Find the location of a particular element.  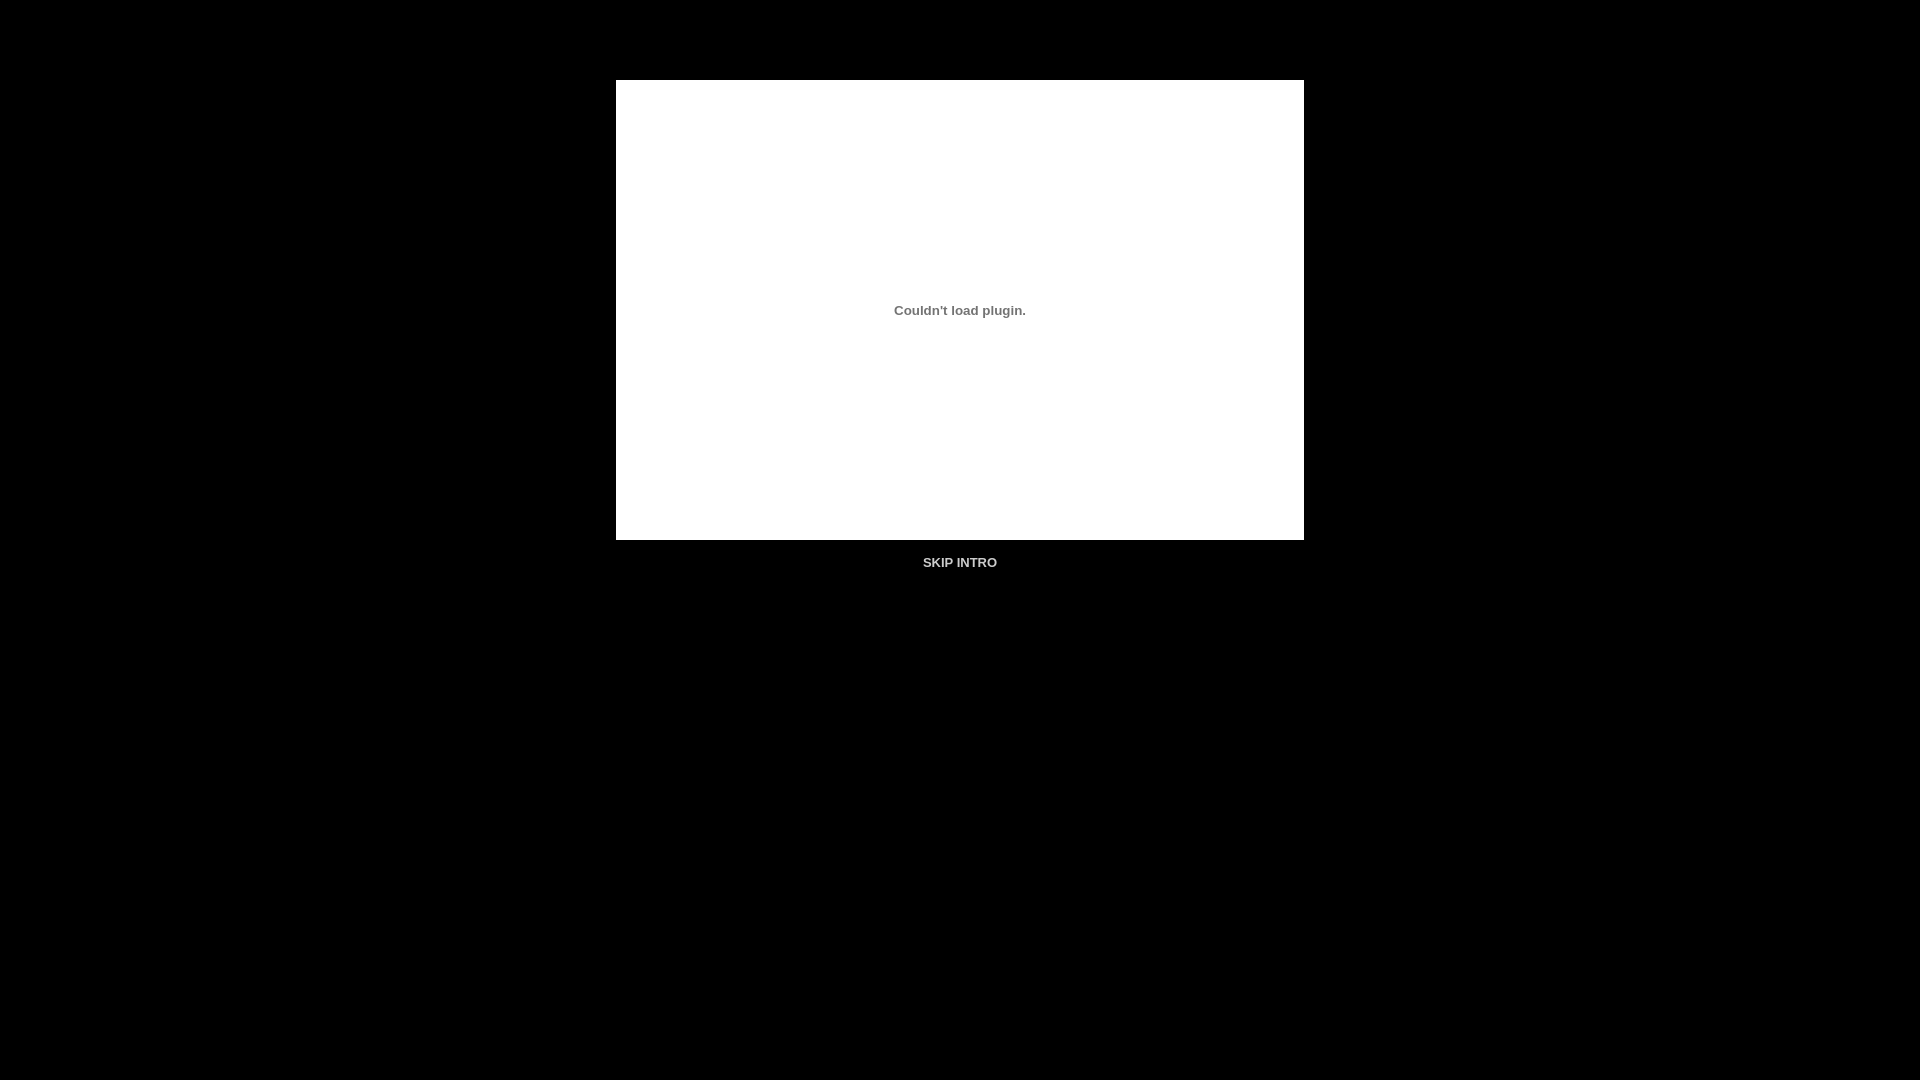

'SKIP INTRO' is located at coordinates (960, 562).